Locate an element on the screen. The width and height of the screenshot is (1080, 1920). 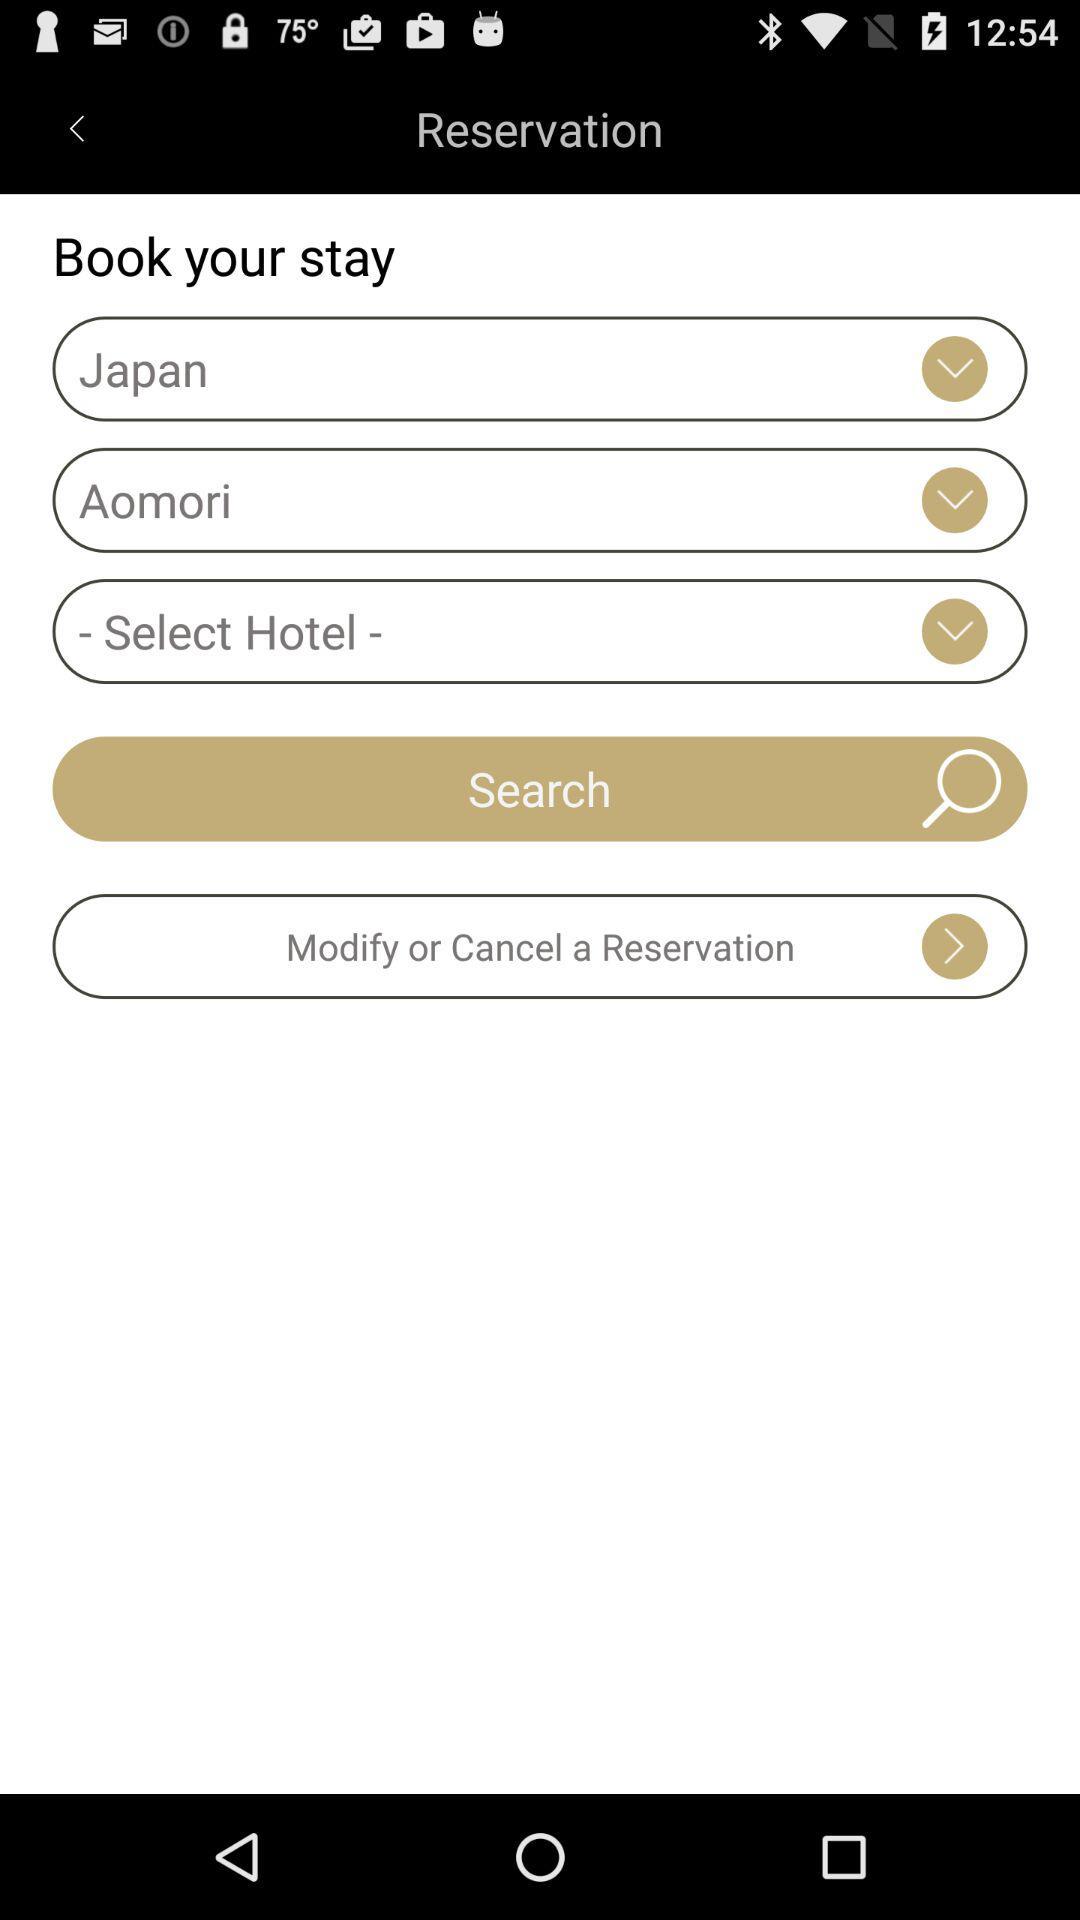
the item next to reservation is located at coordinates (75, 127).